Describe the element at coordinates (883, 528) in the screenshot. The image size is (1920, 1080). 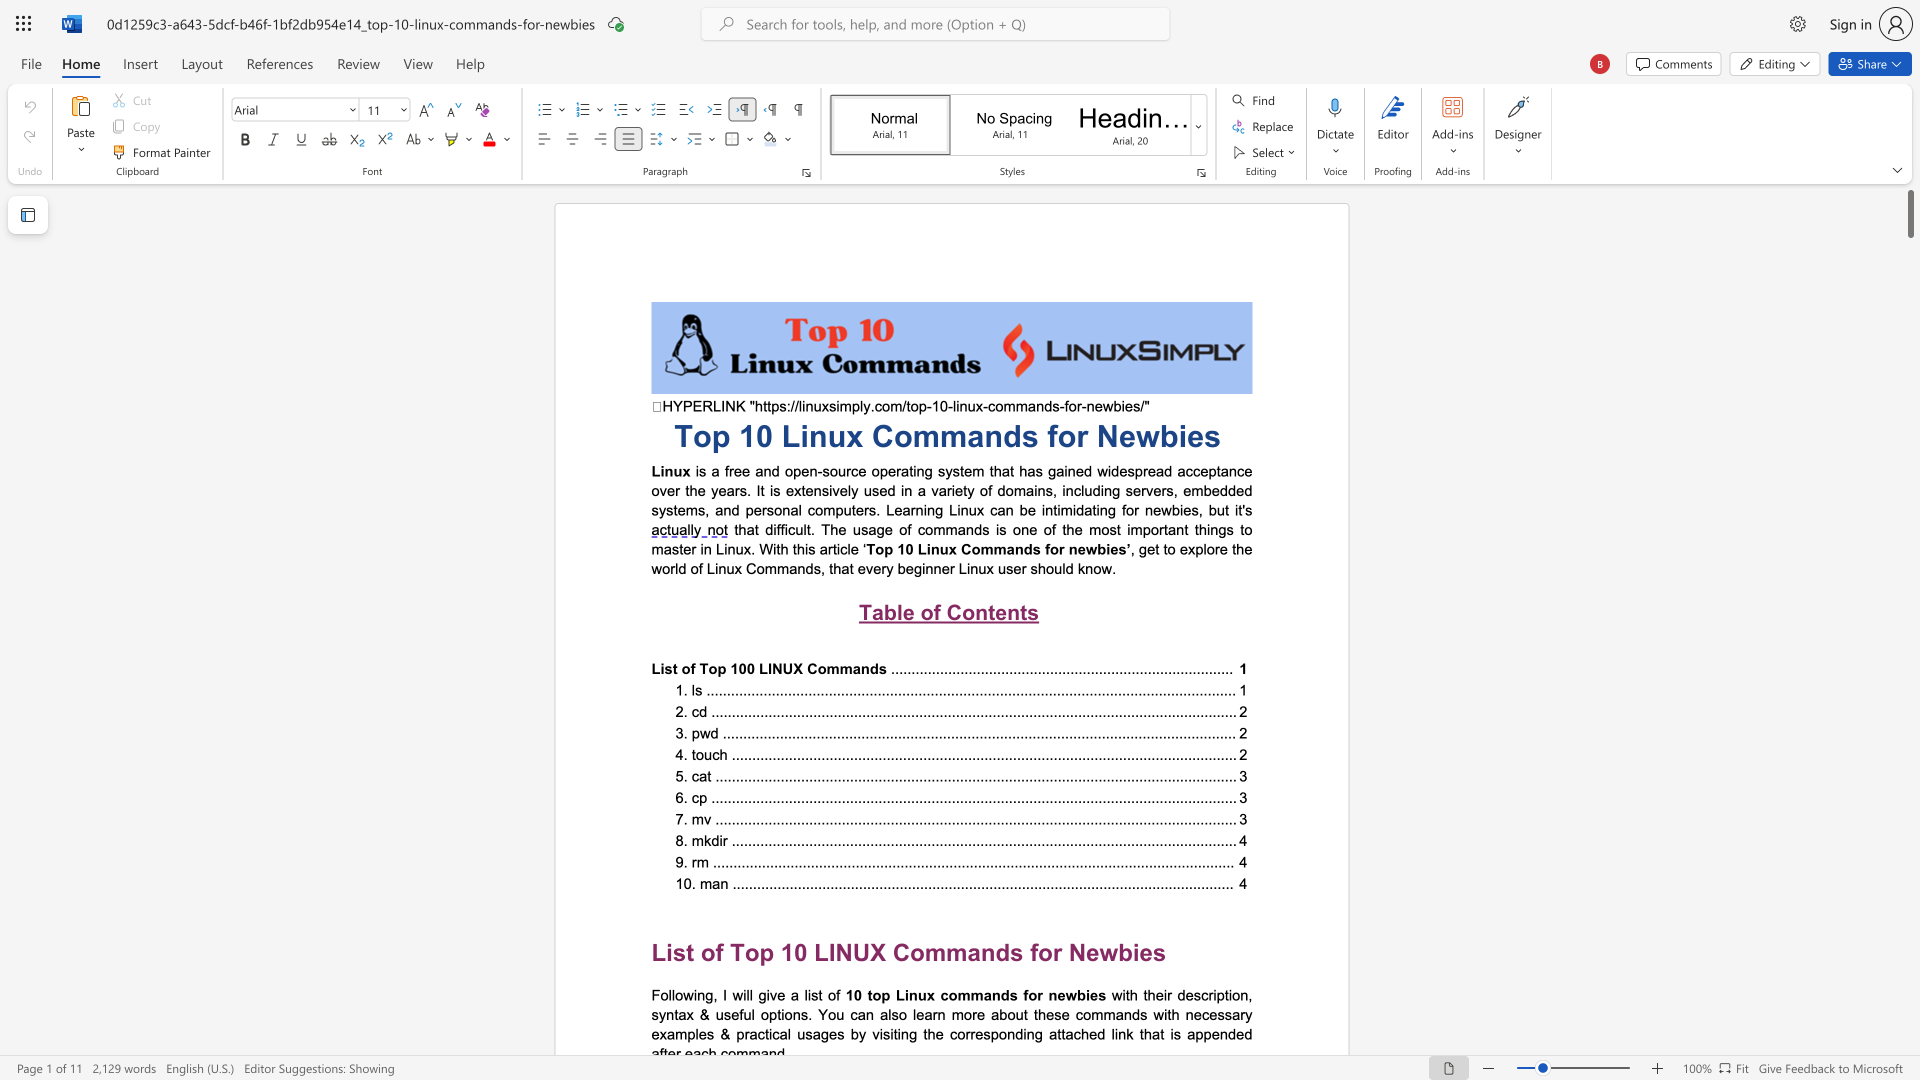
I see `the subset text "e o" within the text "that difficult. The usage of commands"` at that location.